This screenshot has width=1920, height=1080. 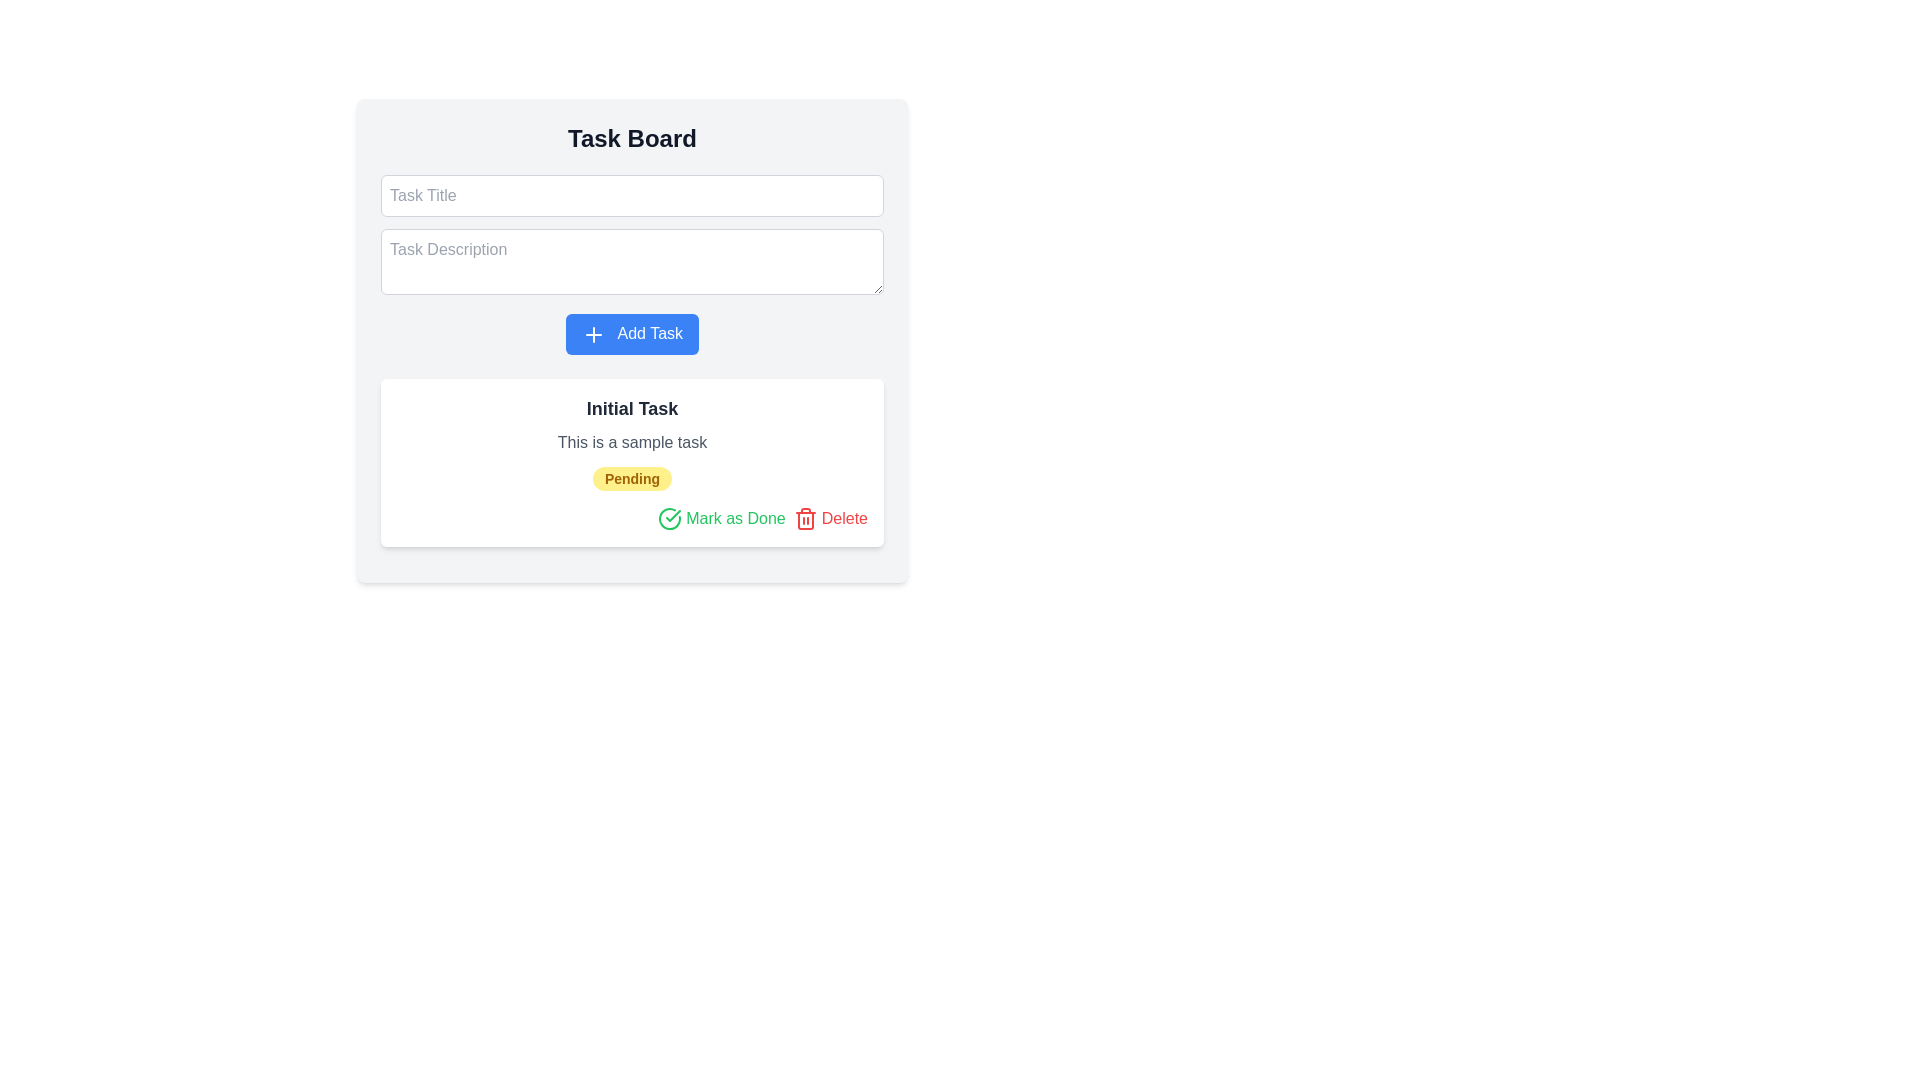 I want to click on the plus icon located to the left side of the 'Add Task' button, which is centered vertically with the button's text and positioned beneath the 'Task Description' input field, so click(x=592, y=333).